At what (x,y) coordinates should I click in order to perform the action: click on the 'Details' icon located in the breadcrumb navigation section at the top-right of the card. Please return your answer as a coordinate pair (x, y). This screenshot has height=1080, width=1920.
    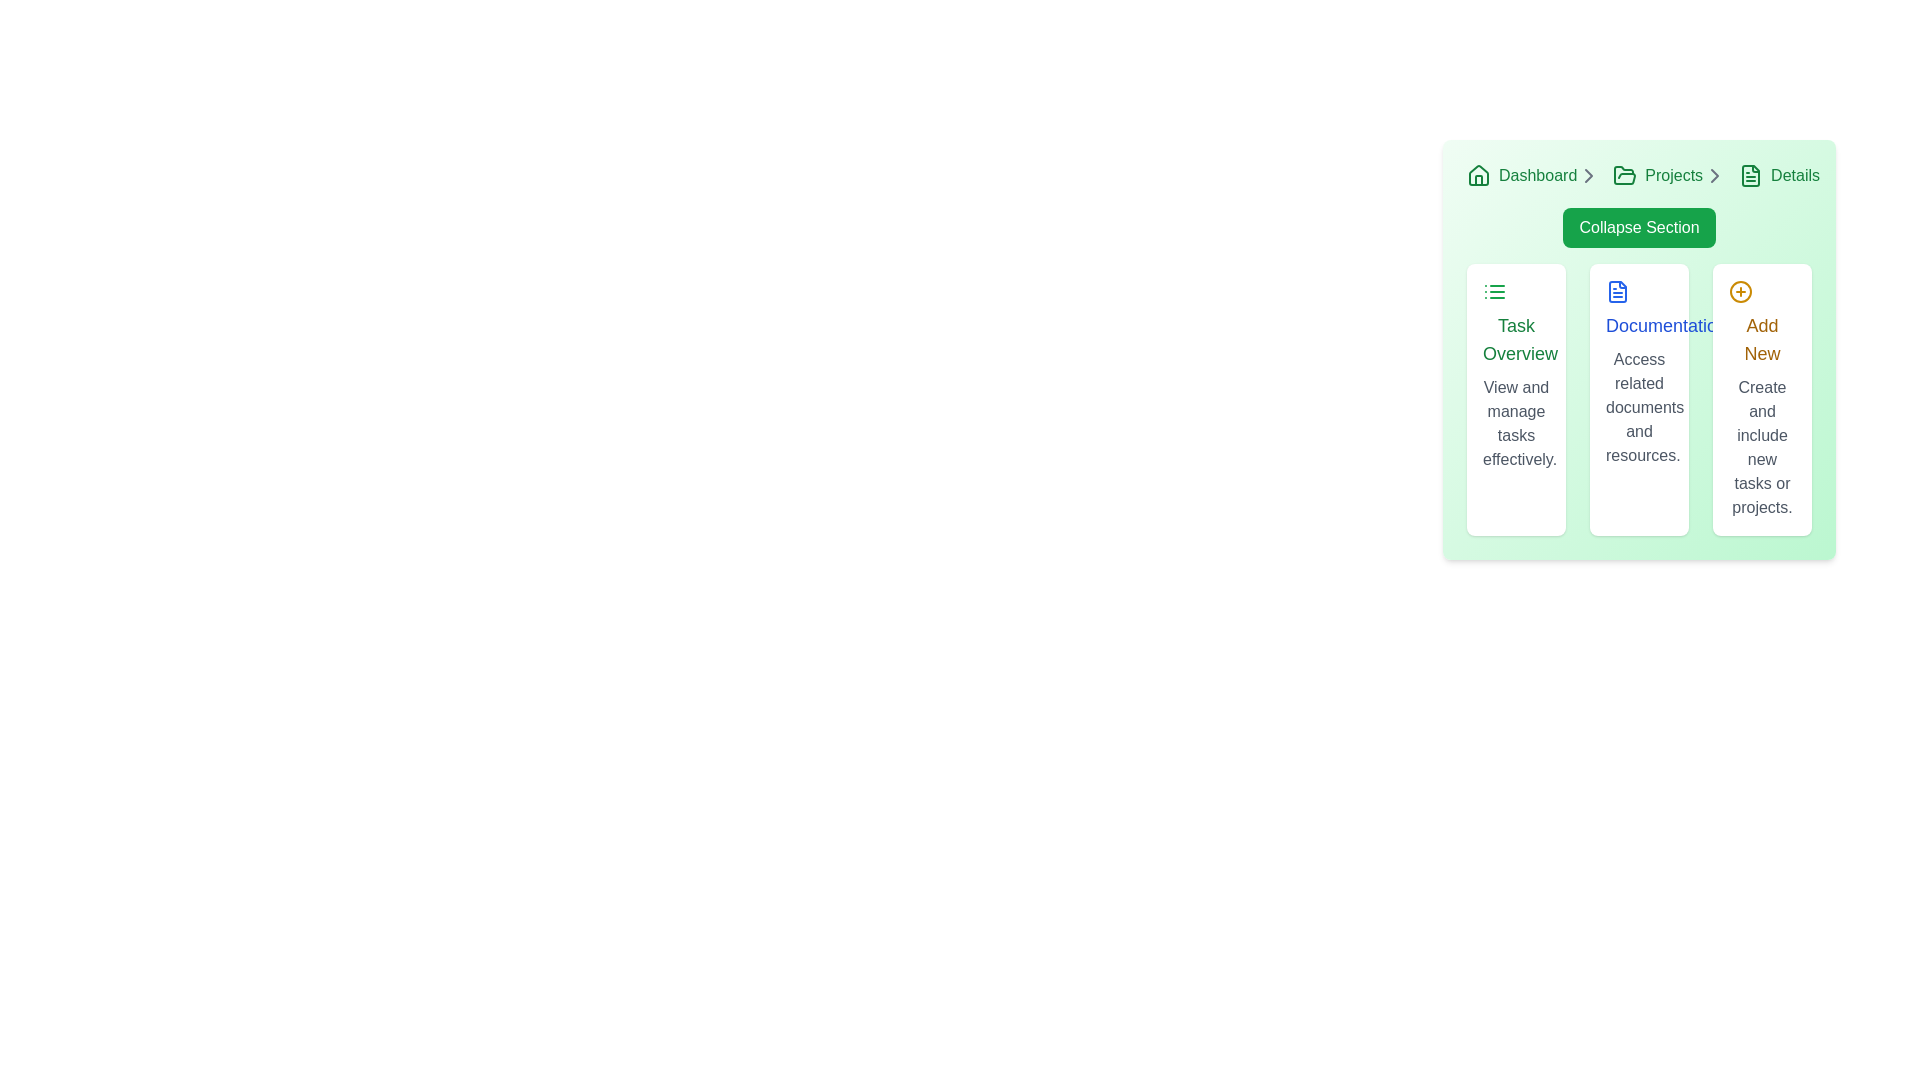
    Looking at the image, I should click on (1750, 175).